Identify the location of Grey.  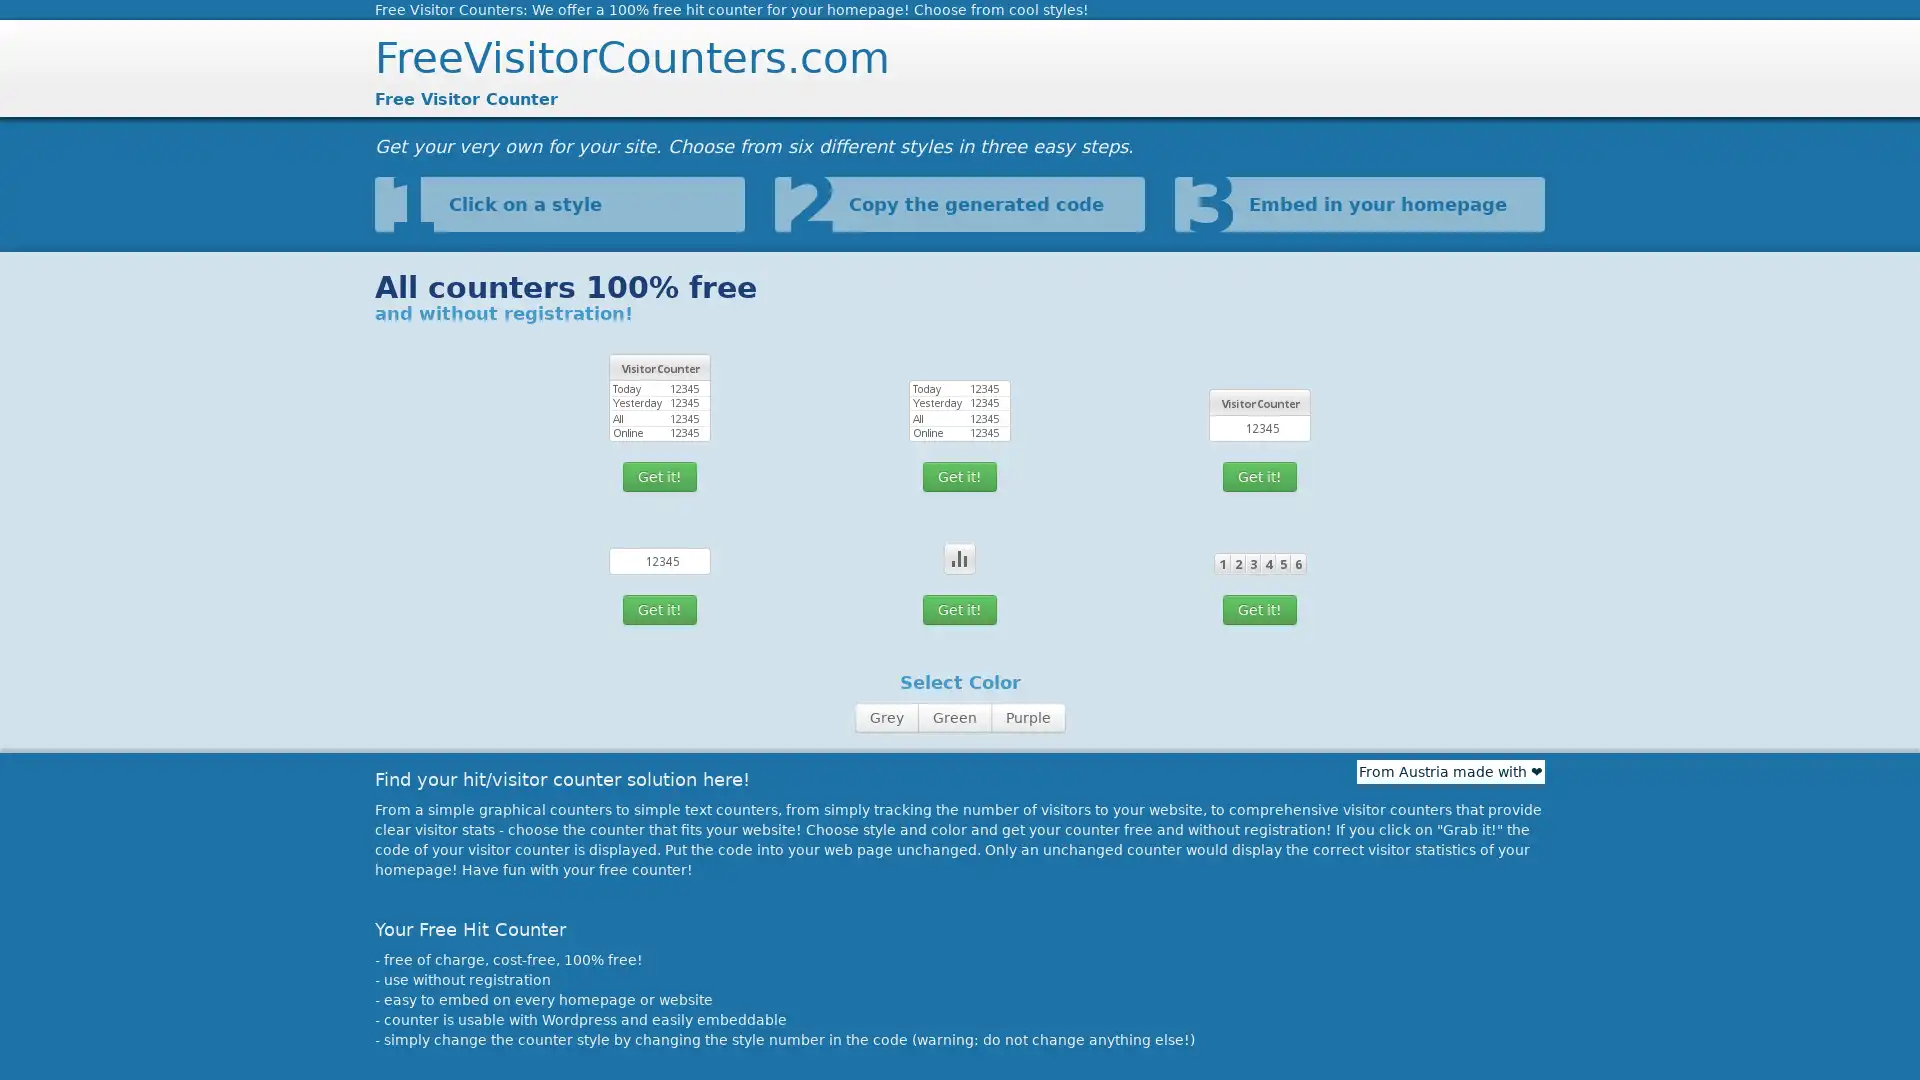
(885, 716).